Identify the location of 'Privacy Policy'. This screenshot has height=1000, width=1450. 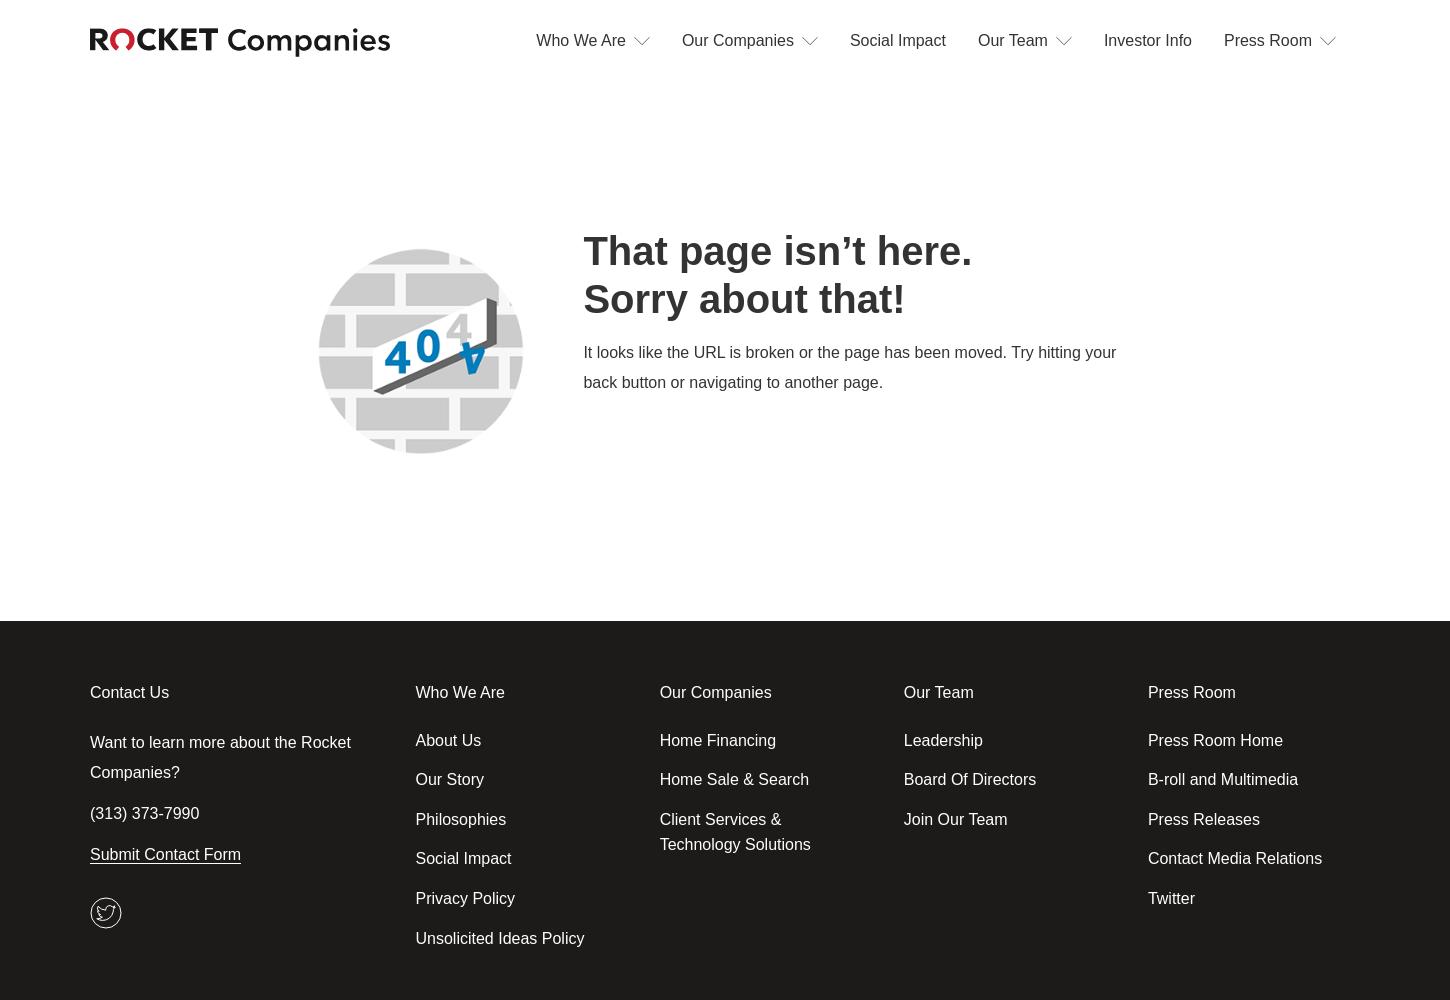
(413, 897).